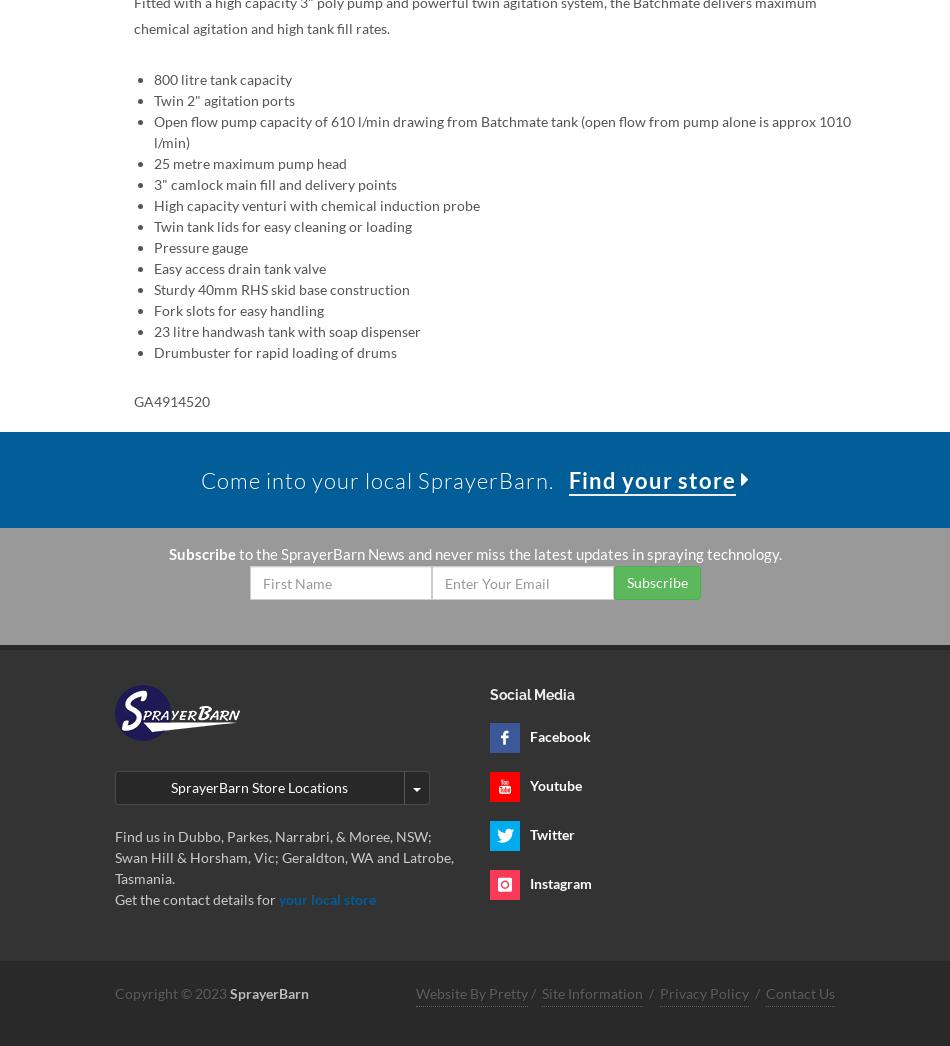 The width and height of the screenshot is (950, 1046). I want to click on 'Site Information', so click(591, 992).